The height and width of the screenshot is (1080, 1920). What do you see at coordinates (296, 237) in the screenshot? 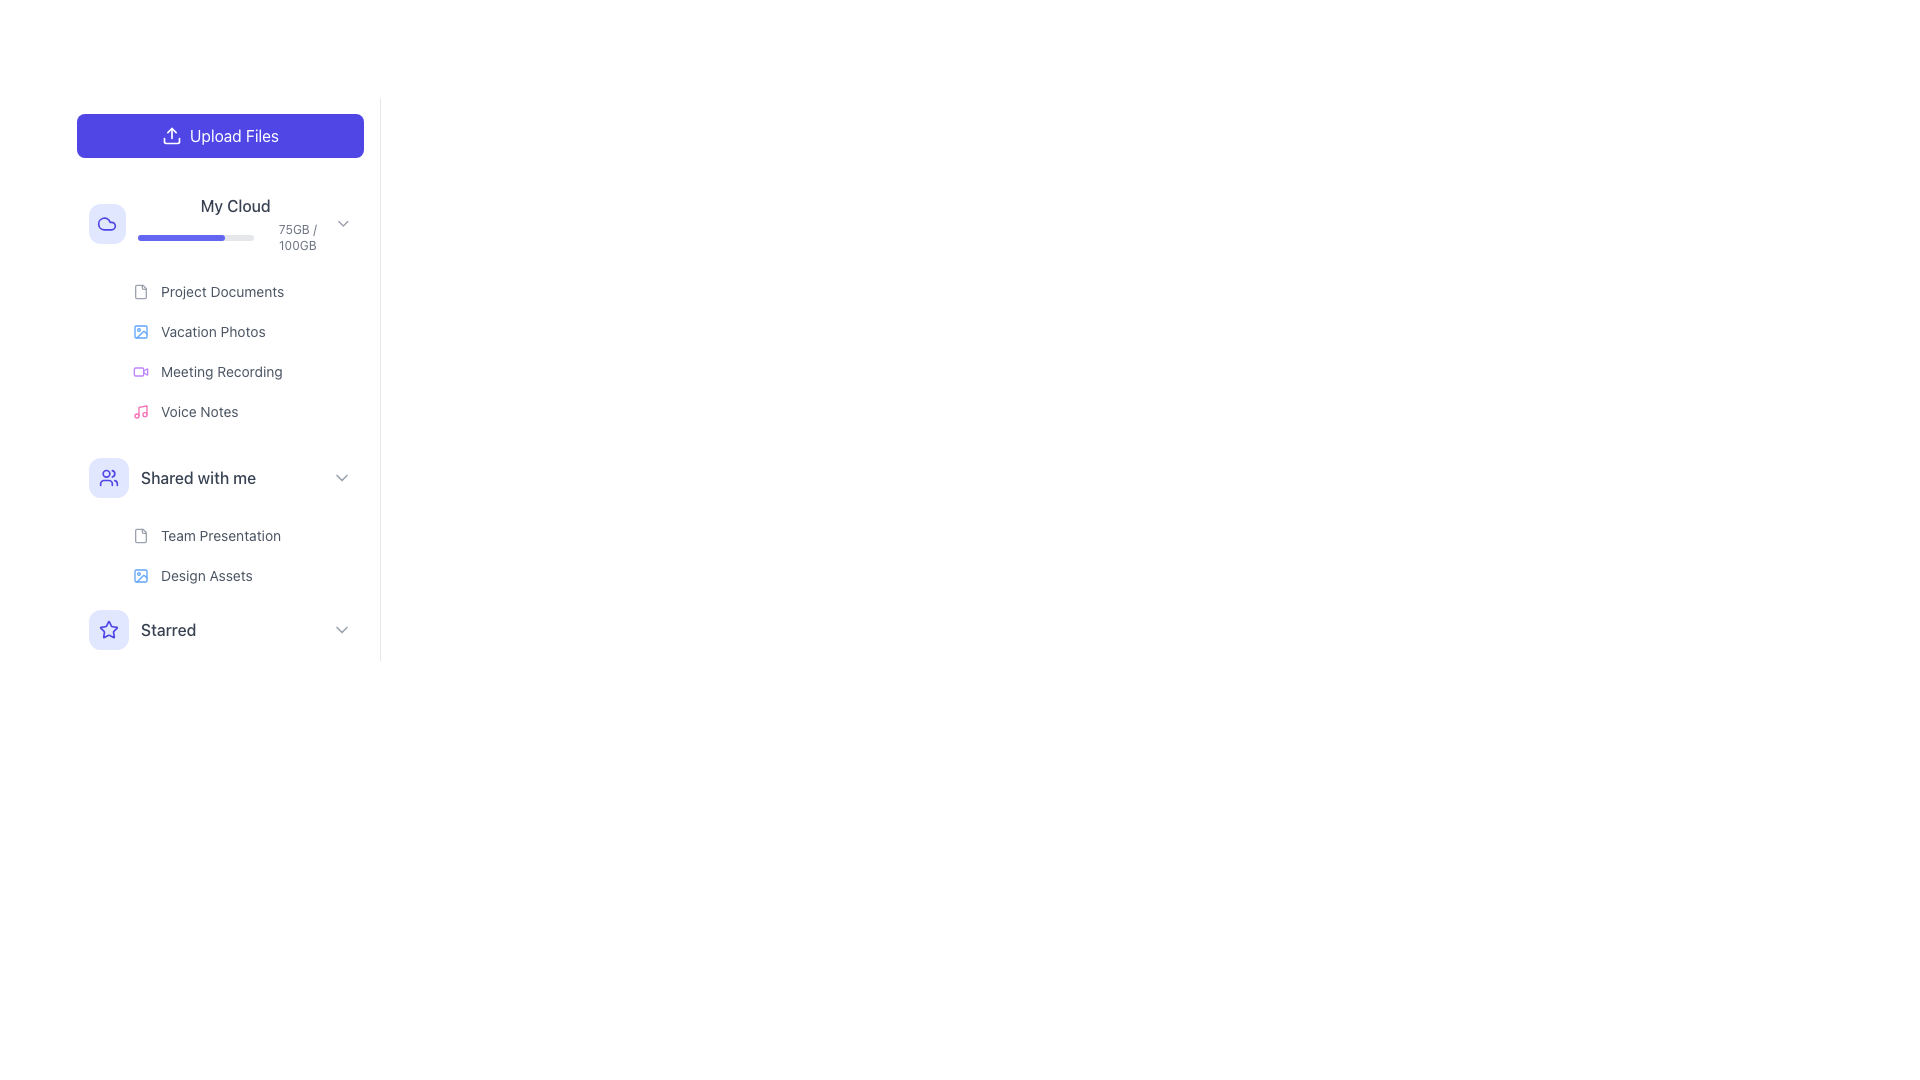
I see `text label displaying '75GB / 100GB' which is in a small gray font, located to the right of a horizontal progress bar and above the label titled 'My Cloud' in the left-hand navigation panel` at bounding box center [296, 237].